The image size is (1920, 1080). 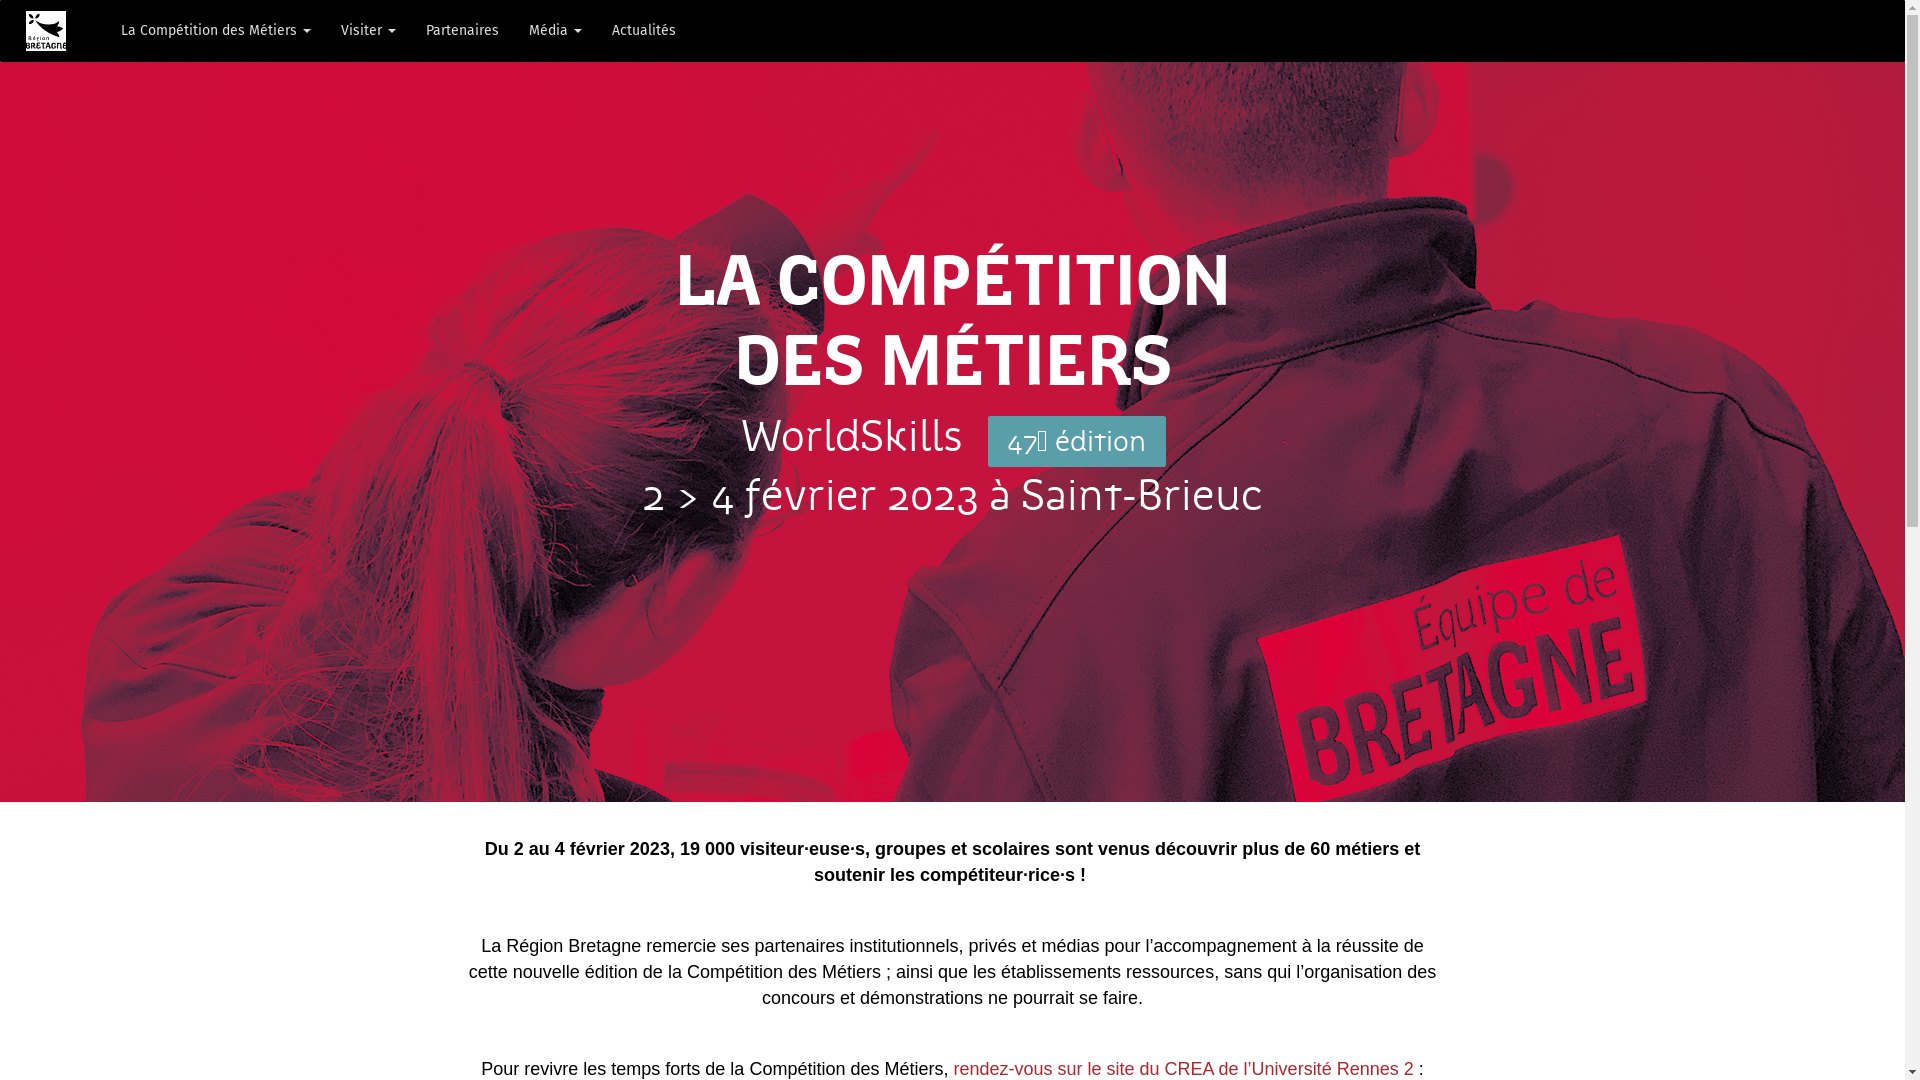 I want to click on 'Partenaires', so click(x=461, y=30).